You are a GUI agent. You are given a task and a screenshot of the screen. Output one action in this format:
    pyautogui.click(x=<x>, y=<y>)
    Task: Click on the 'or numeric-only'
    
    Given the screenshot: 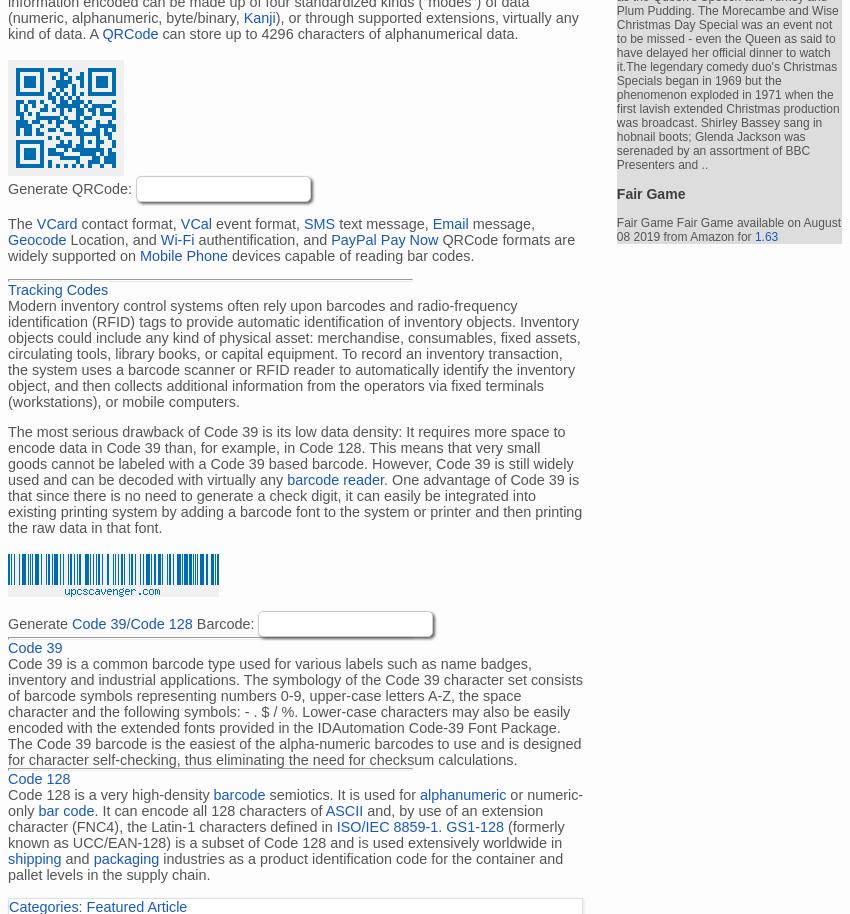 What is the action you would take?
    pyautogui.click(x=6, y=802)
    